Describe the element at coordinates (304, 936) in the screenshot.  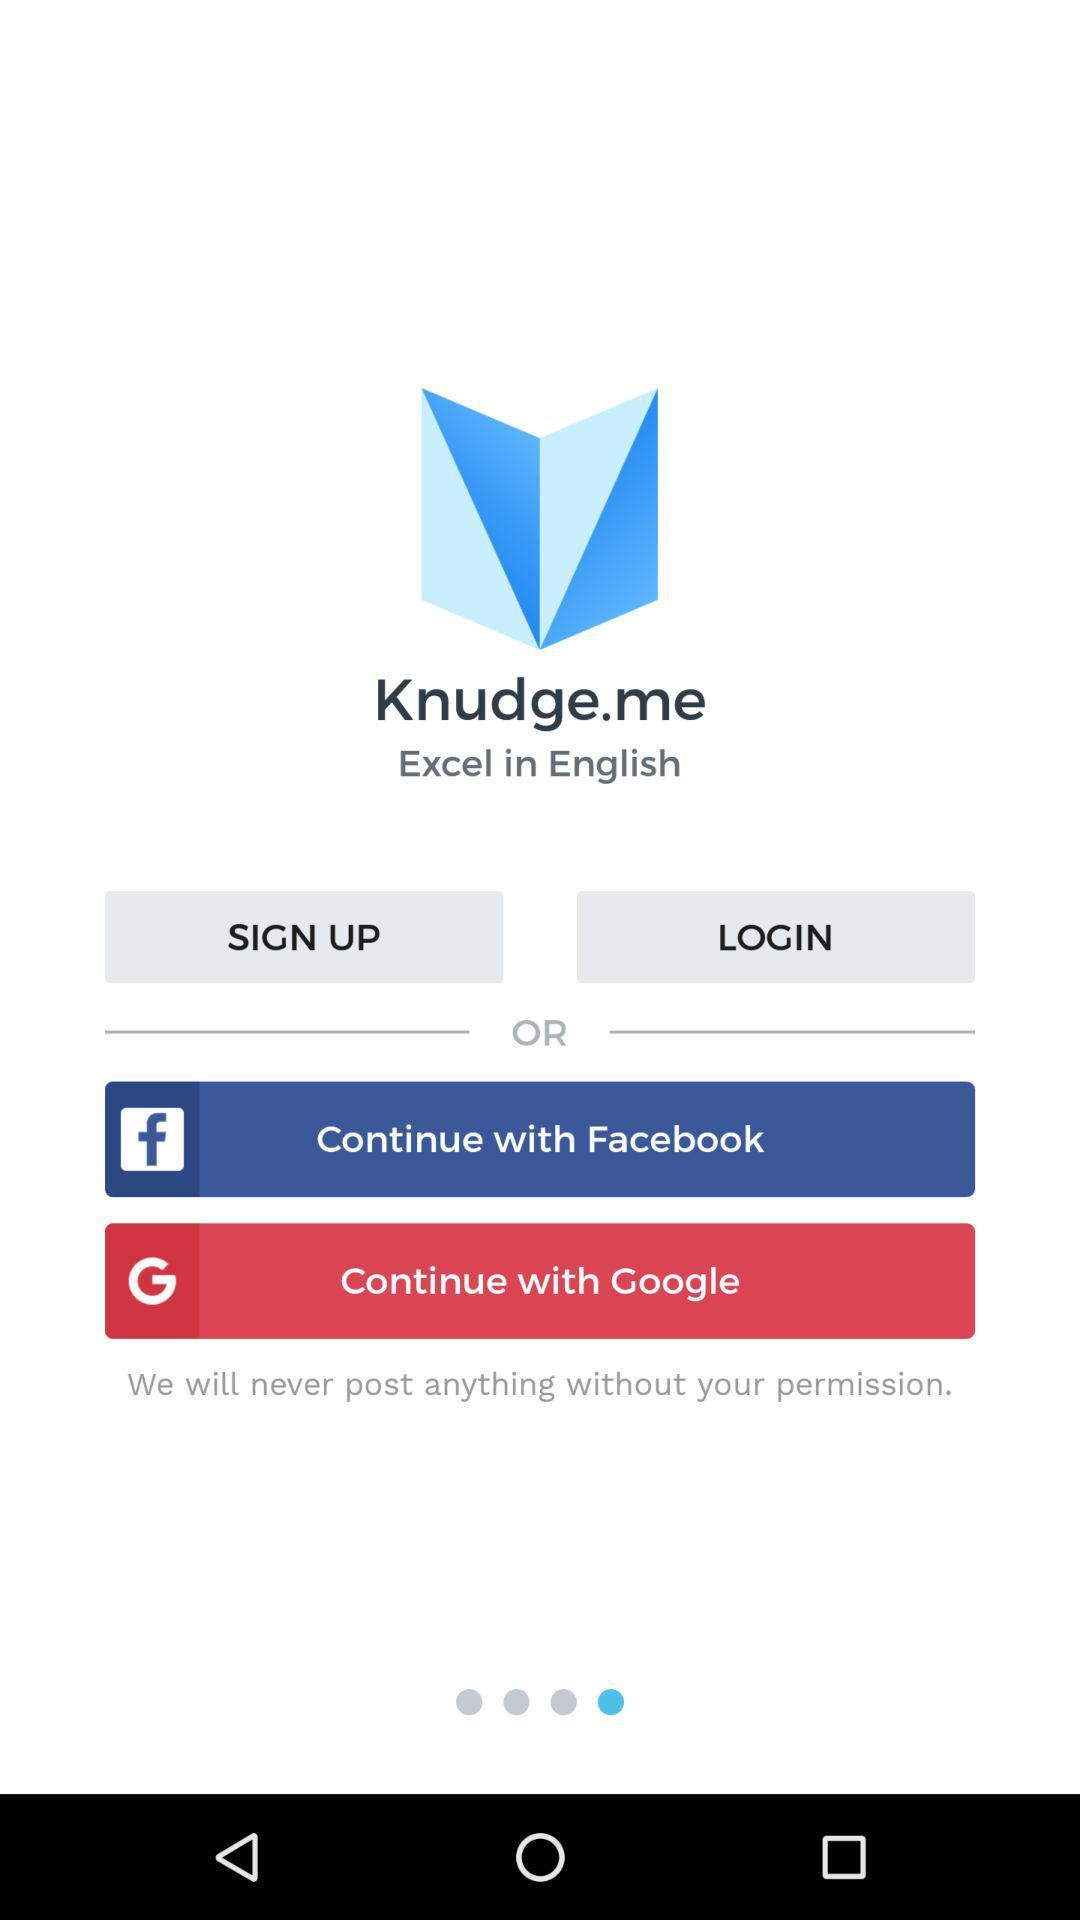
I see `icon below excel in english` at that location.